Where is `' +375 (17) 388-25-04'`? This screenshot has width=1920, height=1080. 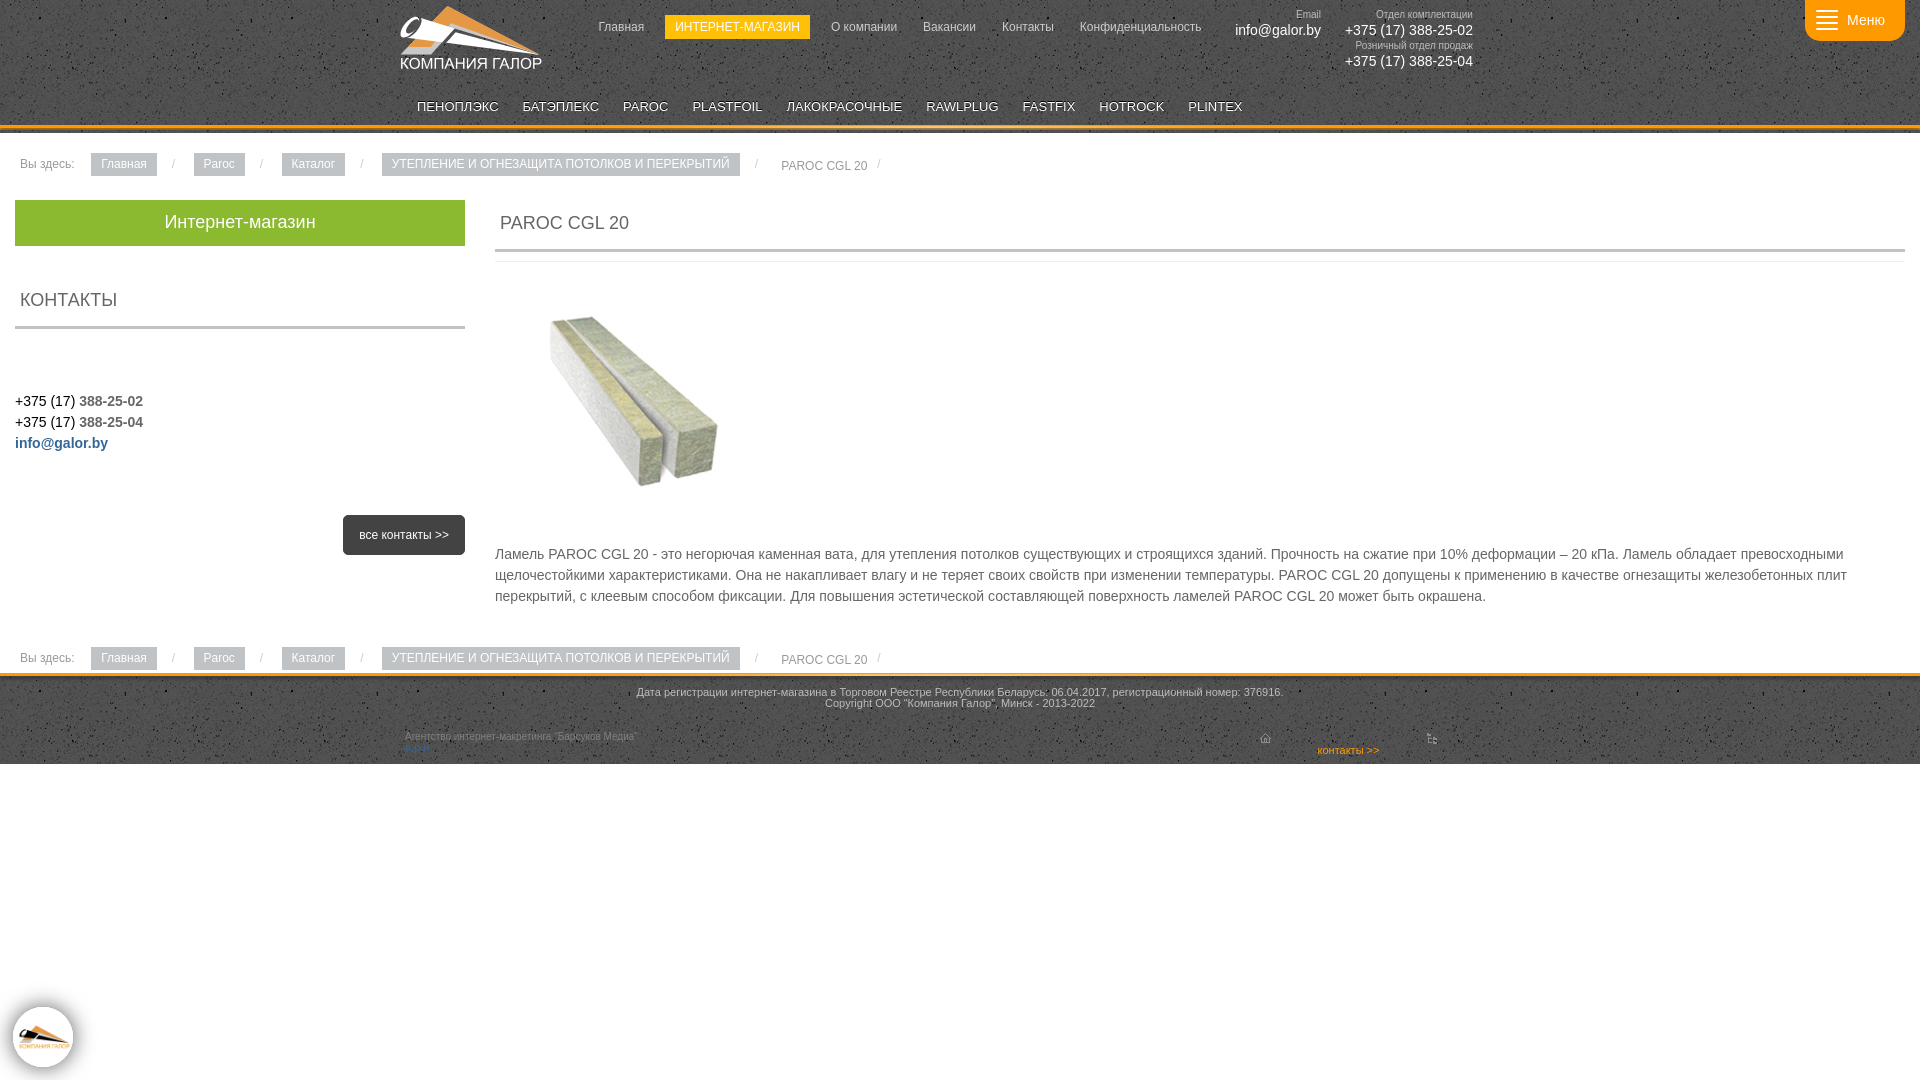
' +375 (17) 388-25-04' is located at coordinates (1405, 60).